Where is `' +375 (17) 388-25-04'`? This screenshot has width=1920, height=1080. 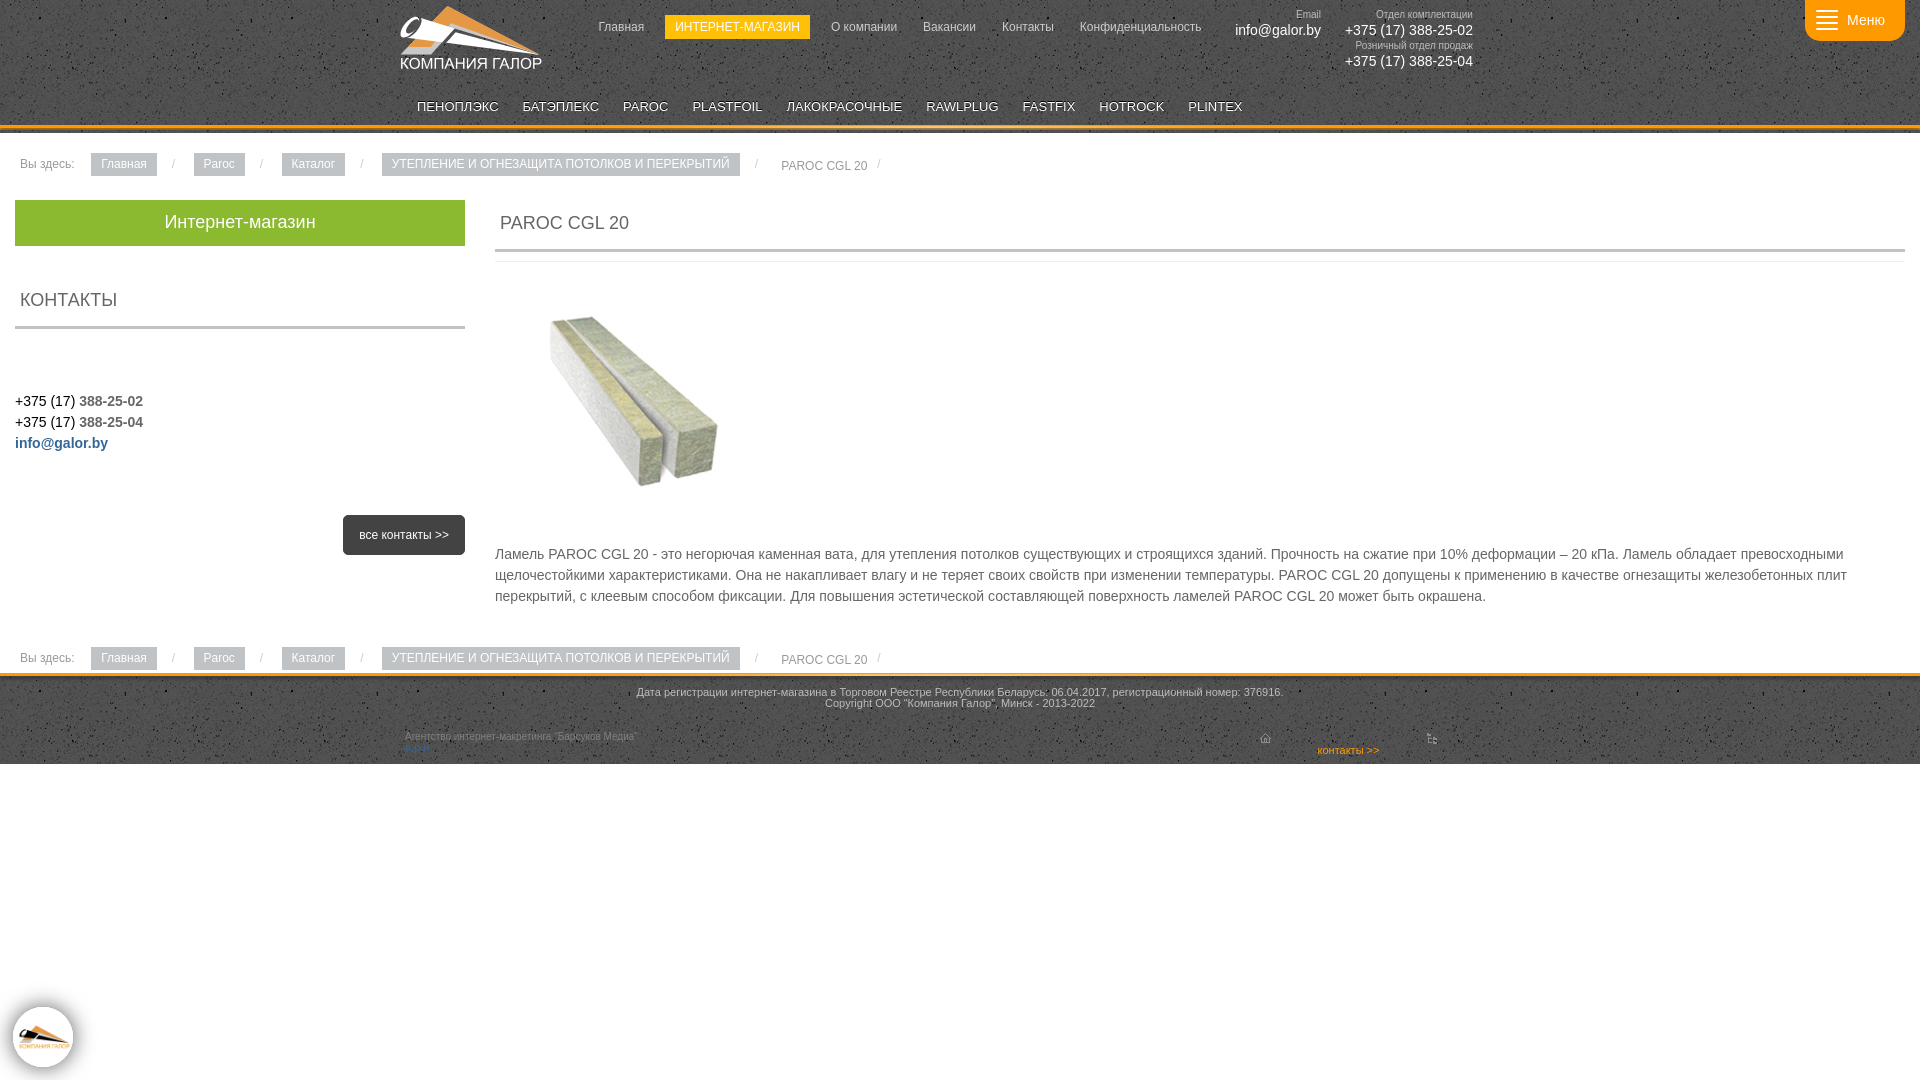
' +375 (17) 388-25-04' is located at coordinates (1405, 60).